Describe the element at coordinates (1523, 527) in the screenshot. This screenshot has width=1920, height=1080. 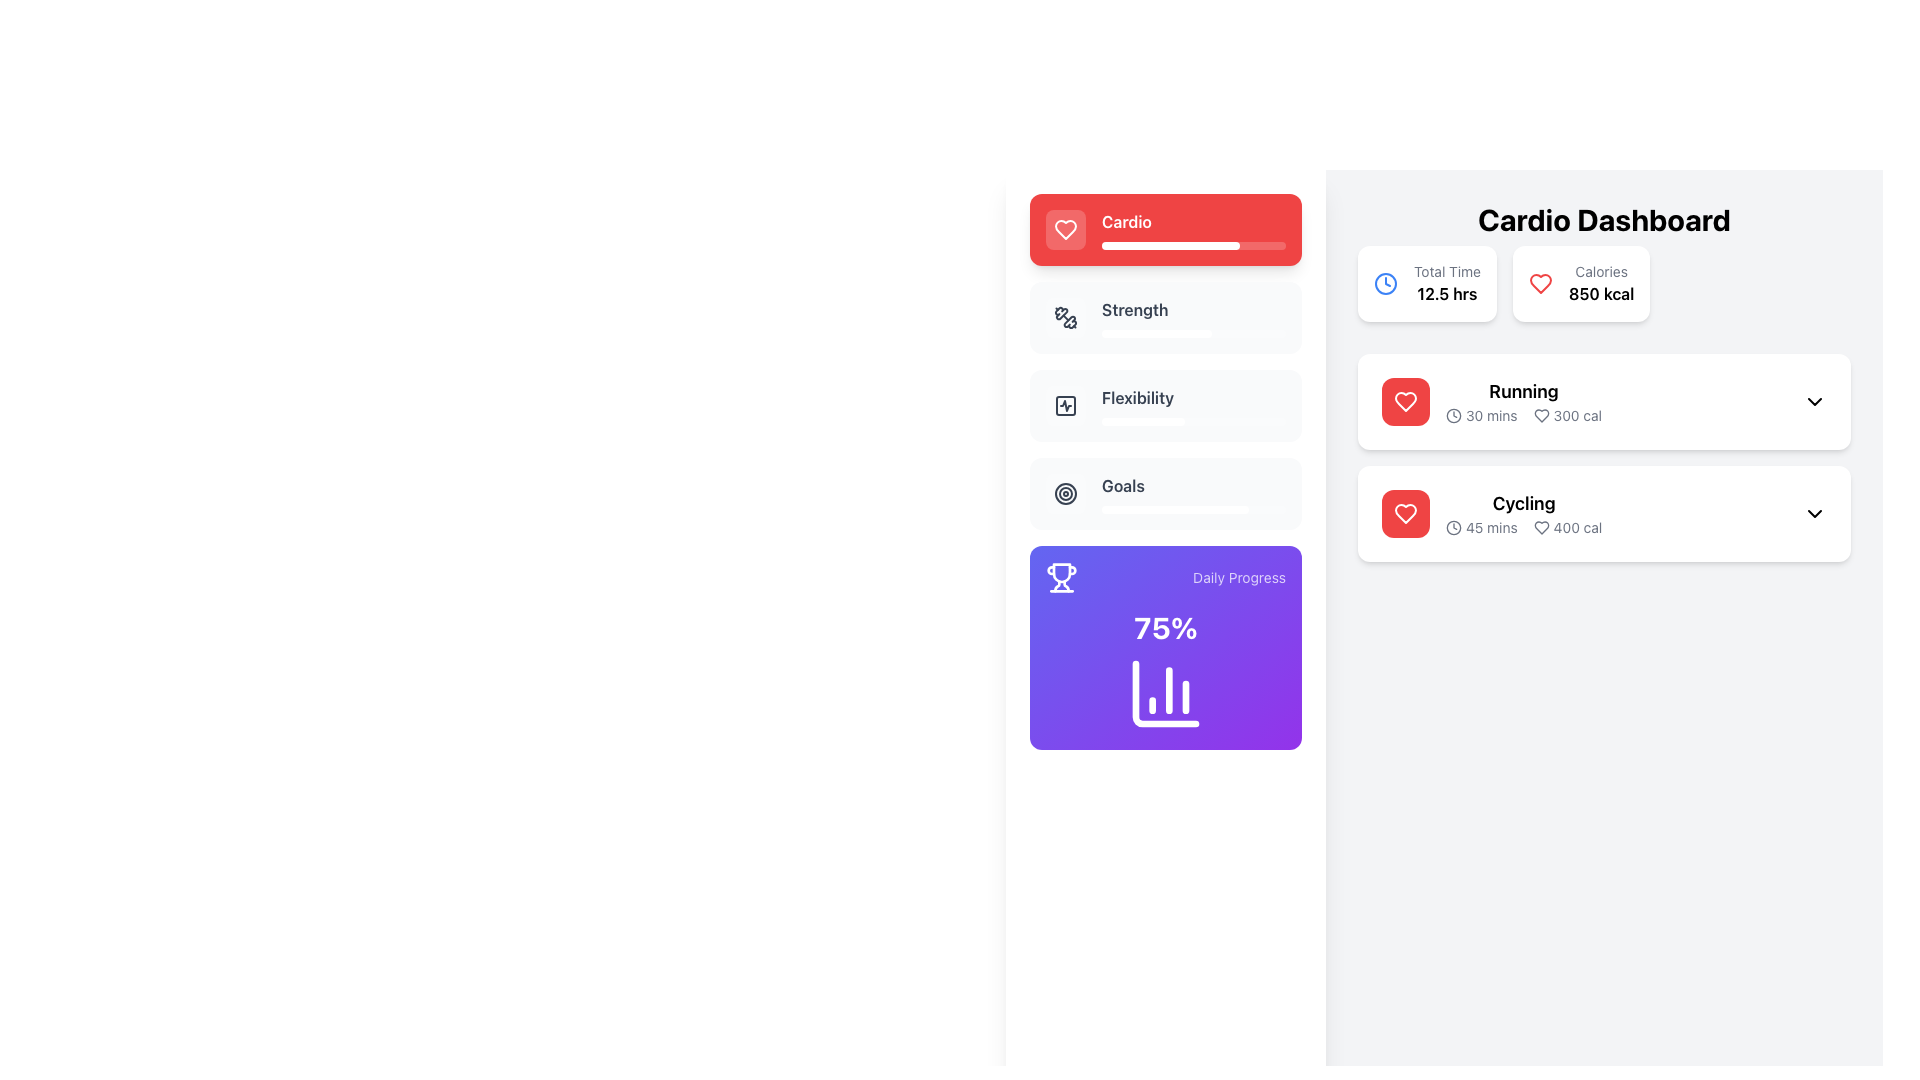
I see `information displayed in the Text display with accompanying icons that provides details about the cycling activity, including duration and caloric burn, located in the second activity card of the Cardio Dashboard section` at that location.